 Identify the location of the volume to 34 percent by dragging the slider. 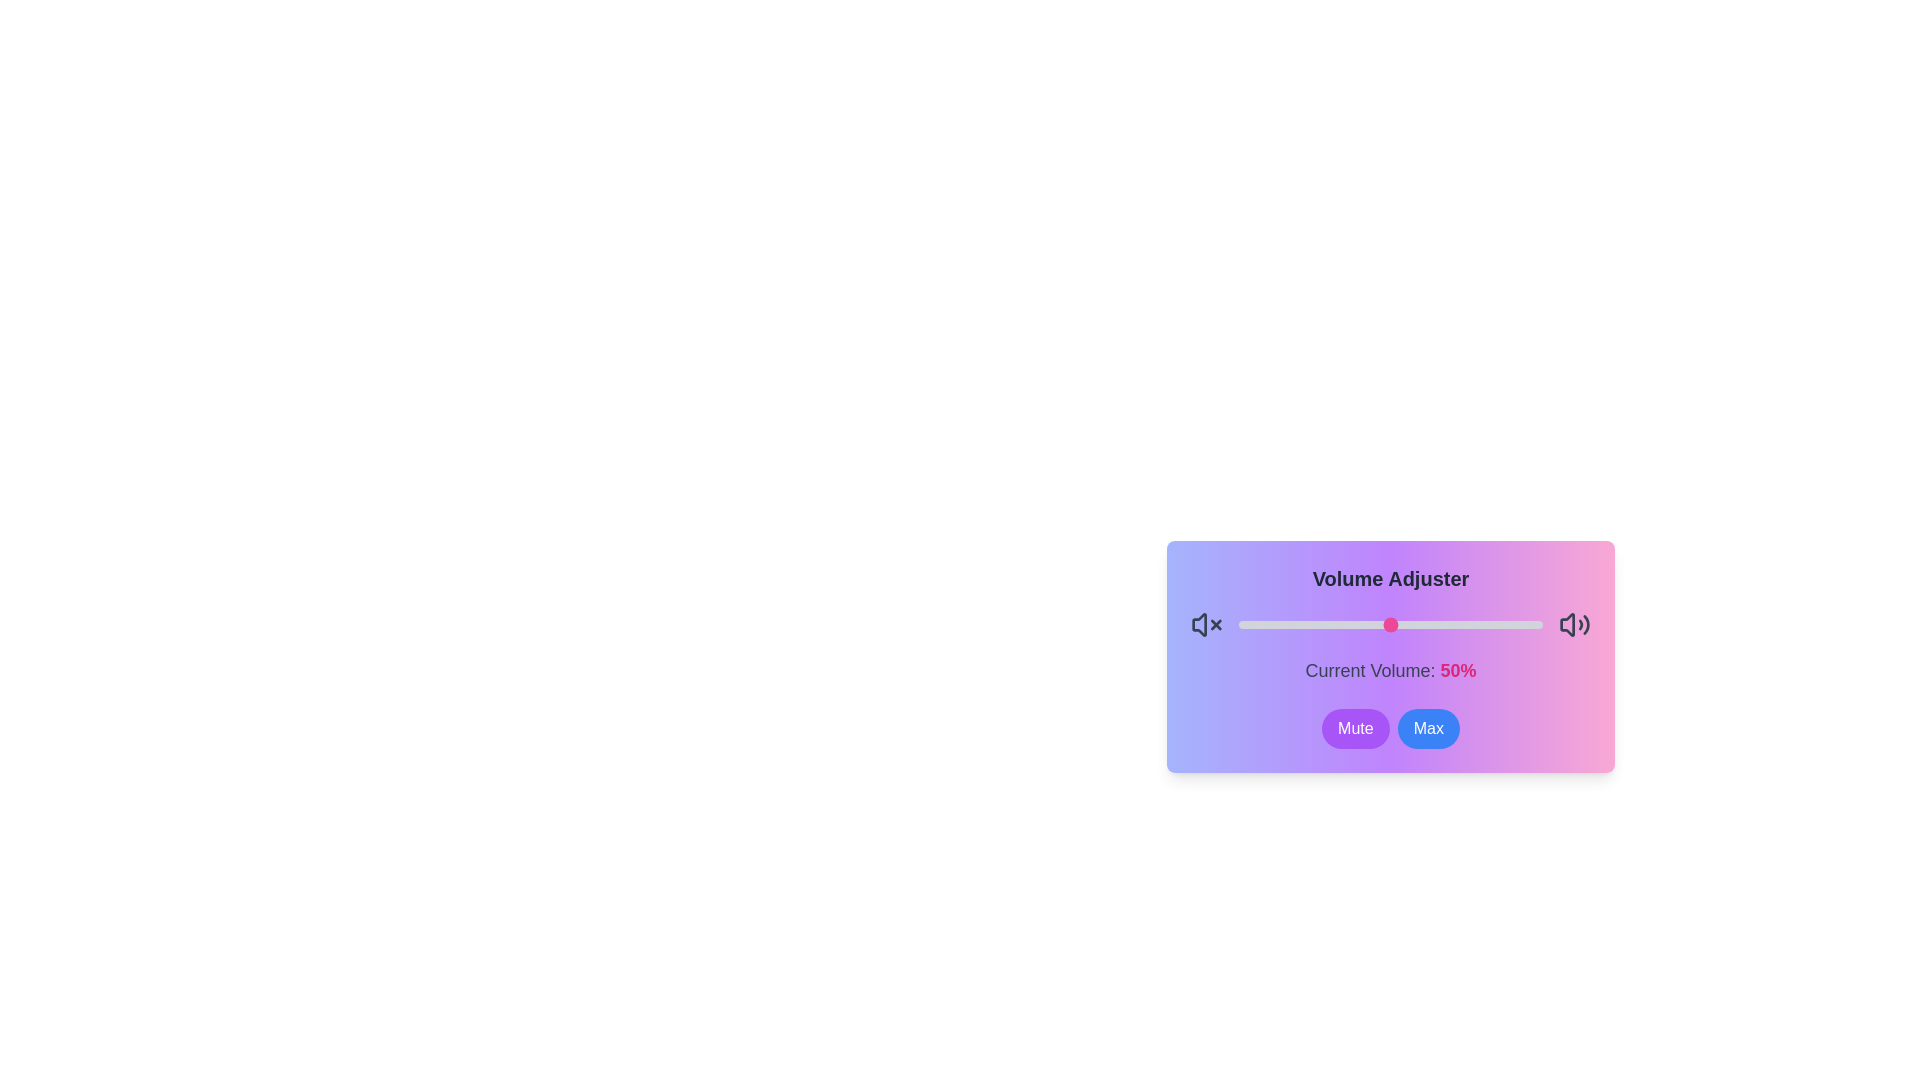
(1342, 623).